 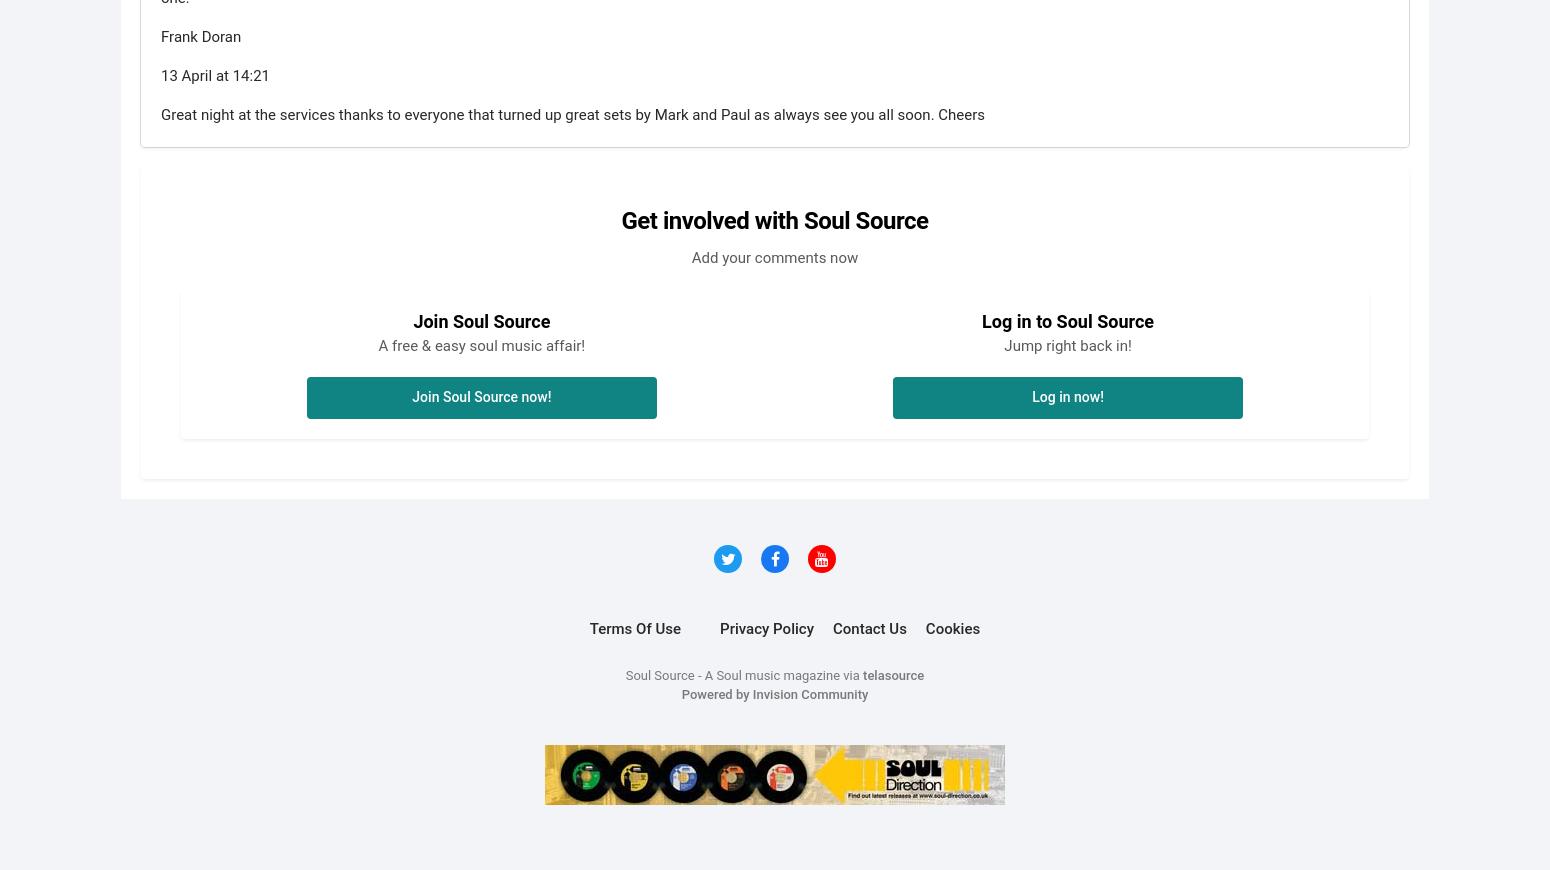 What do you see at coordinates (480, 396) in the screenshot?
I see `'Join Soul Source now!'` at bounding box center [480, 396].